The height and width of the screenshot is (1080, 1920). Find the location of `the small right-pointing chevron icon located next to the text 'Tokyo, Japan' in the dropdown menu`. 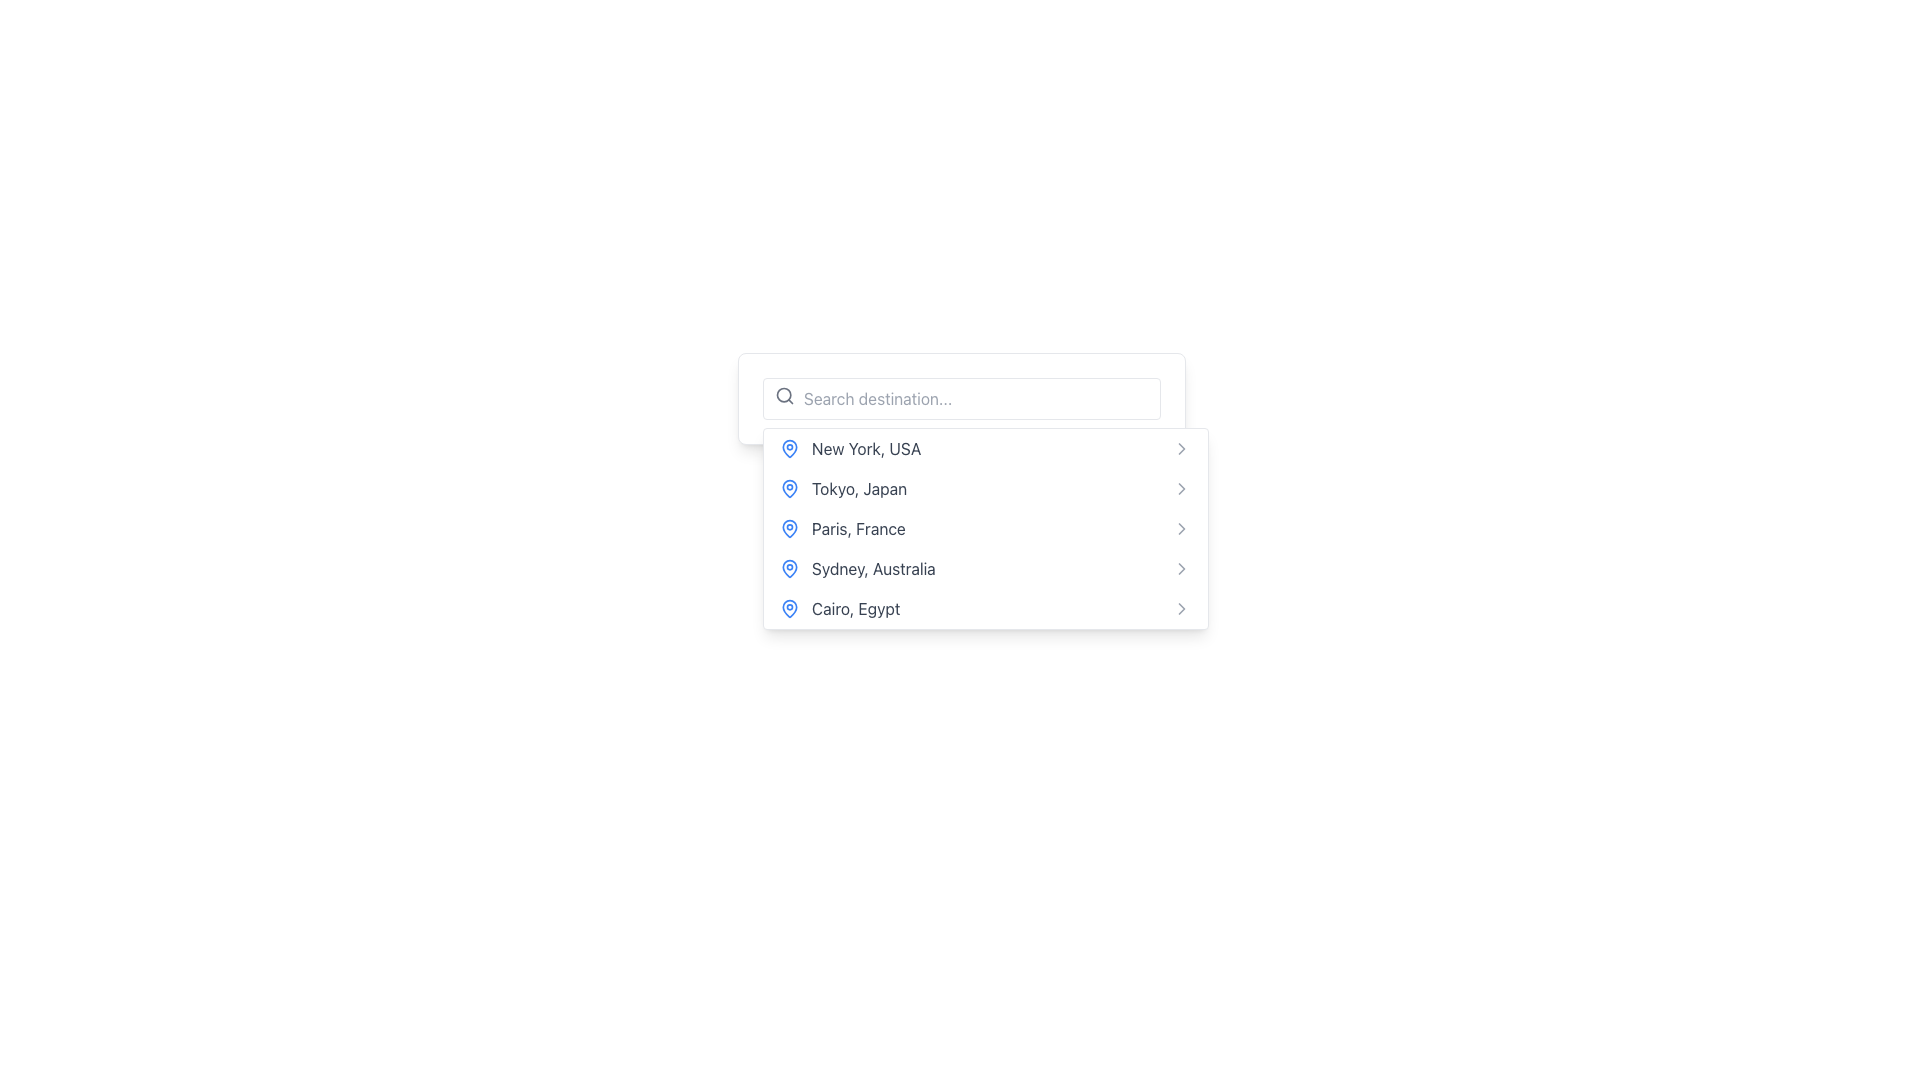

the small right-pointing chevron icon located next to the text 'Tokyo, Japan' in the dropdown menu is located at coordinates (1181, 489).